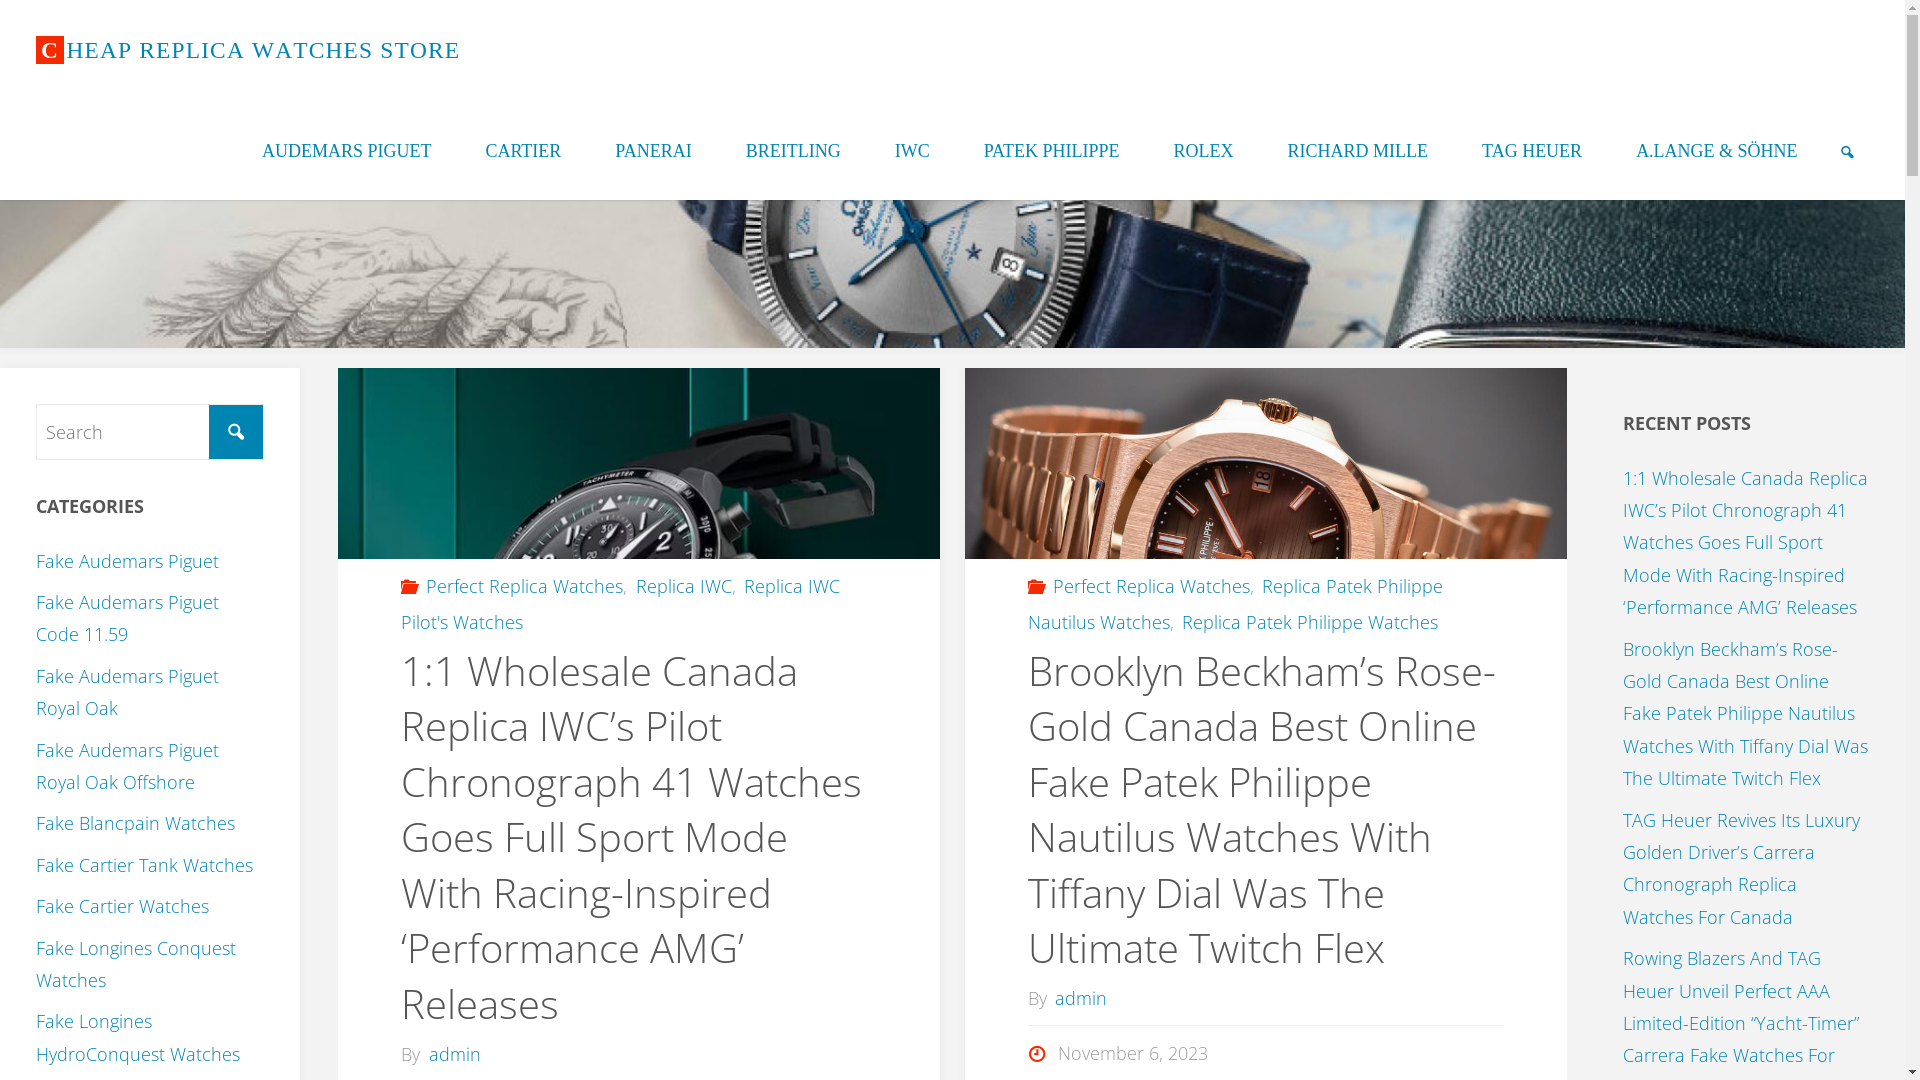  What do you see at coordinates (1235, 603) in the screenshot?
I see `'Replica Patek Philippe Nautilus Watches'` at bounding box center [1235, 603].